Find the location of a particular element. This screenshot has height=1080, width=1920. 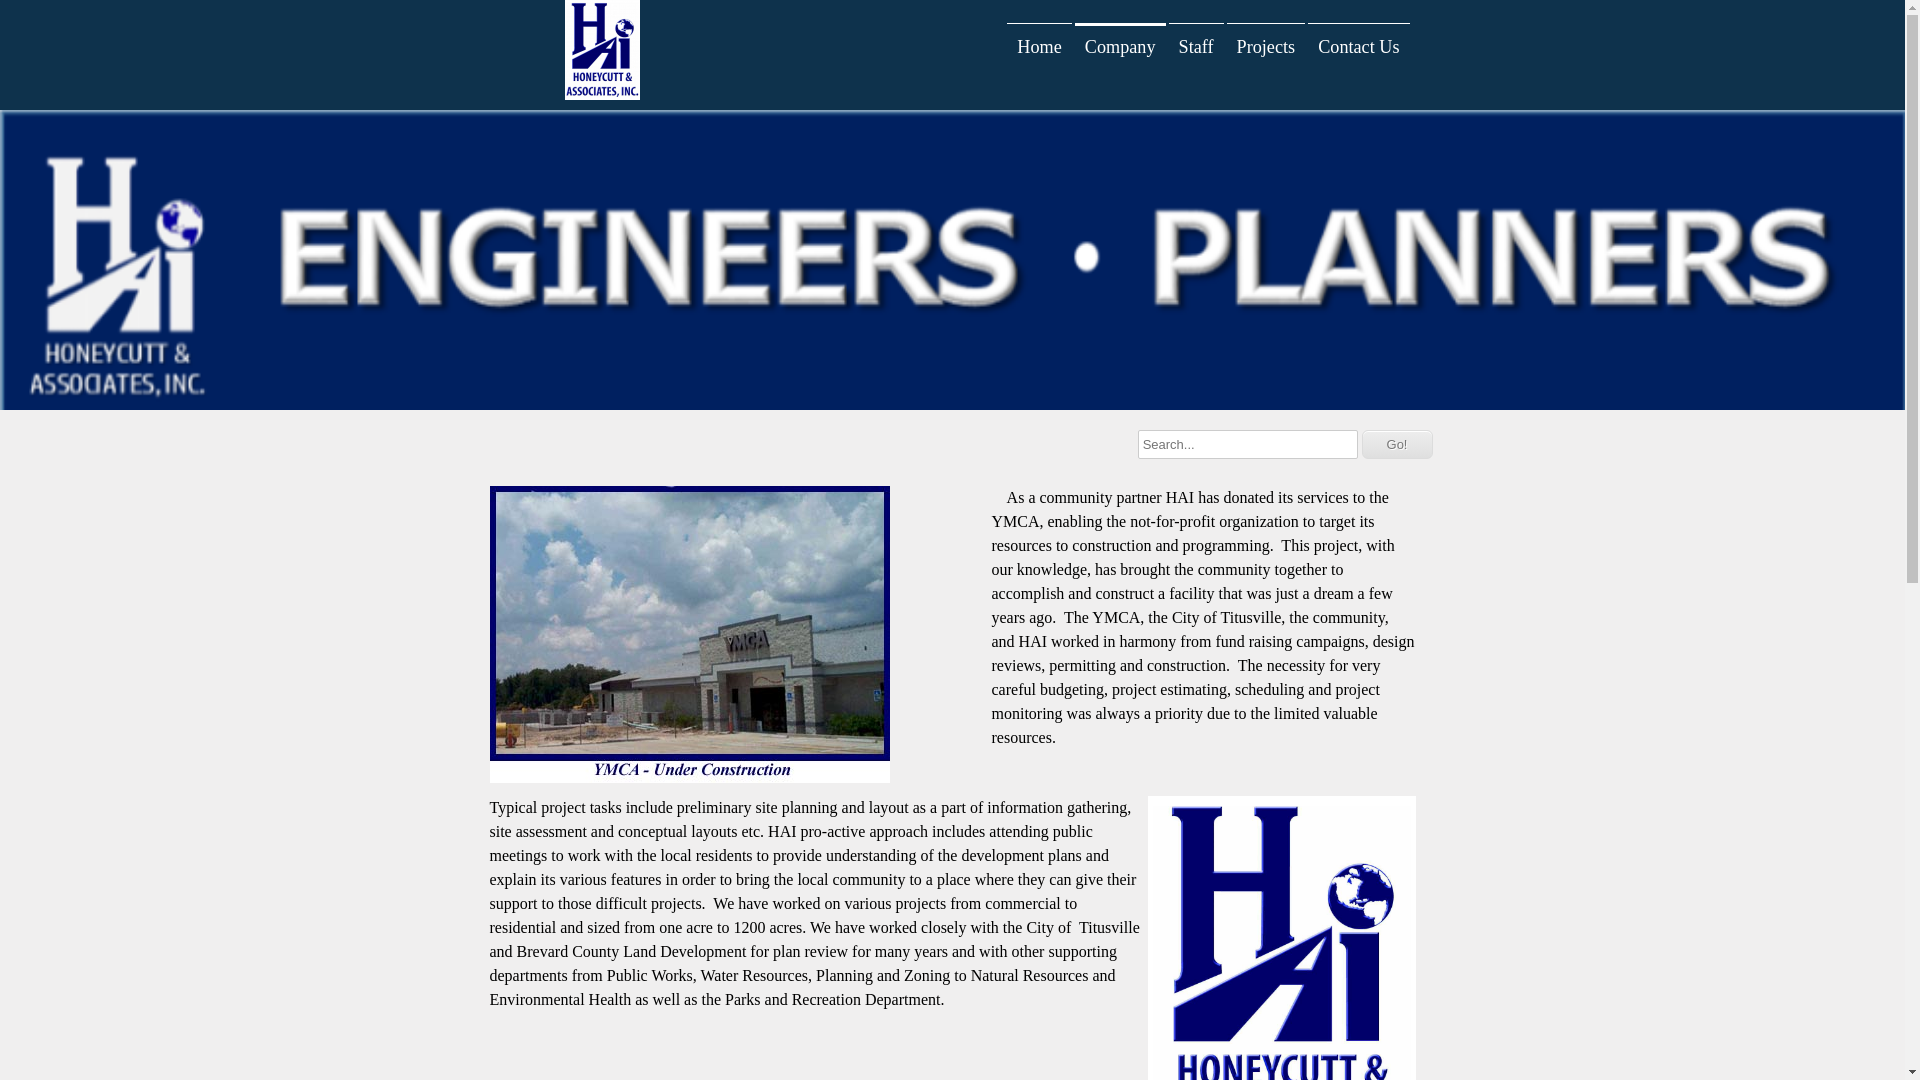

'Staff' is located at coordinates (1169, 45).